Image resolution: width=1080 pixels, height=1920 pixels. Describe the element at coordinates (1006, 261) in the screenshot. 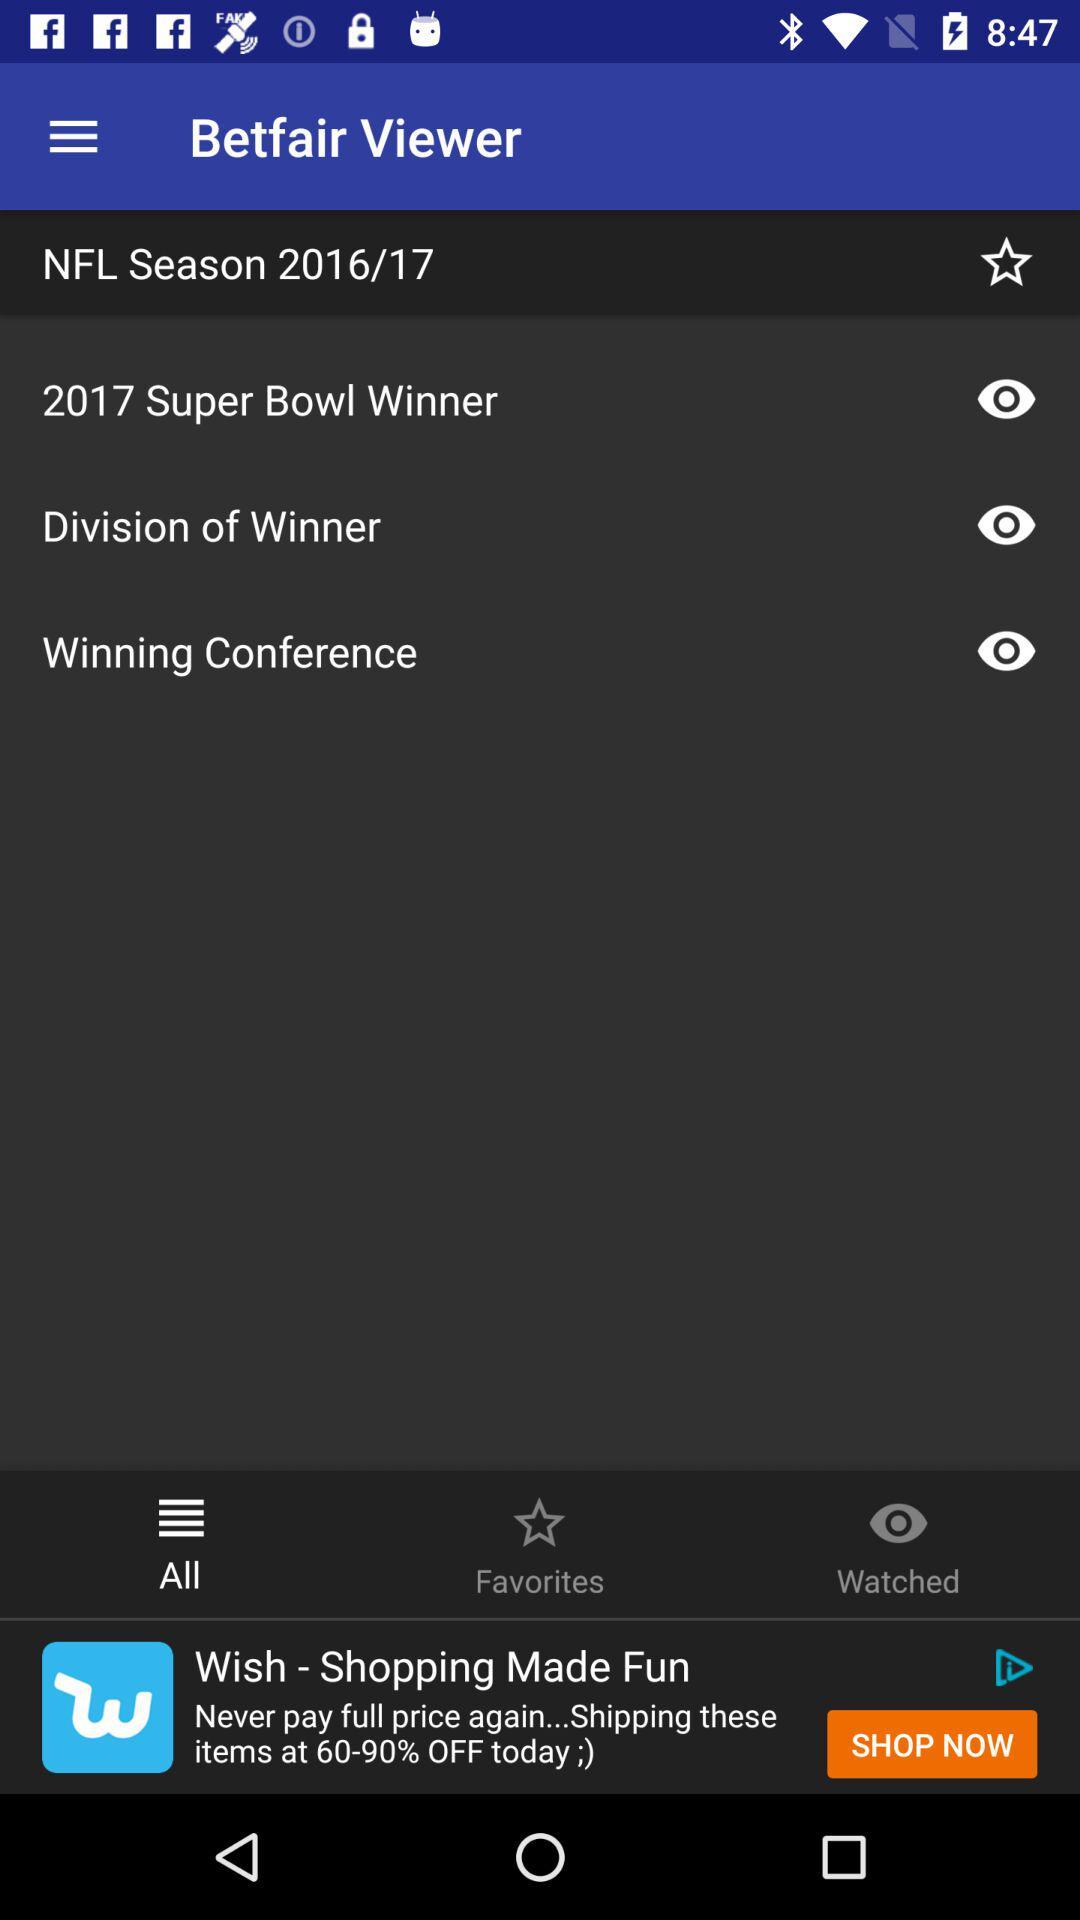

I see `icon next to the nfl season 2016 icon` at that location.